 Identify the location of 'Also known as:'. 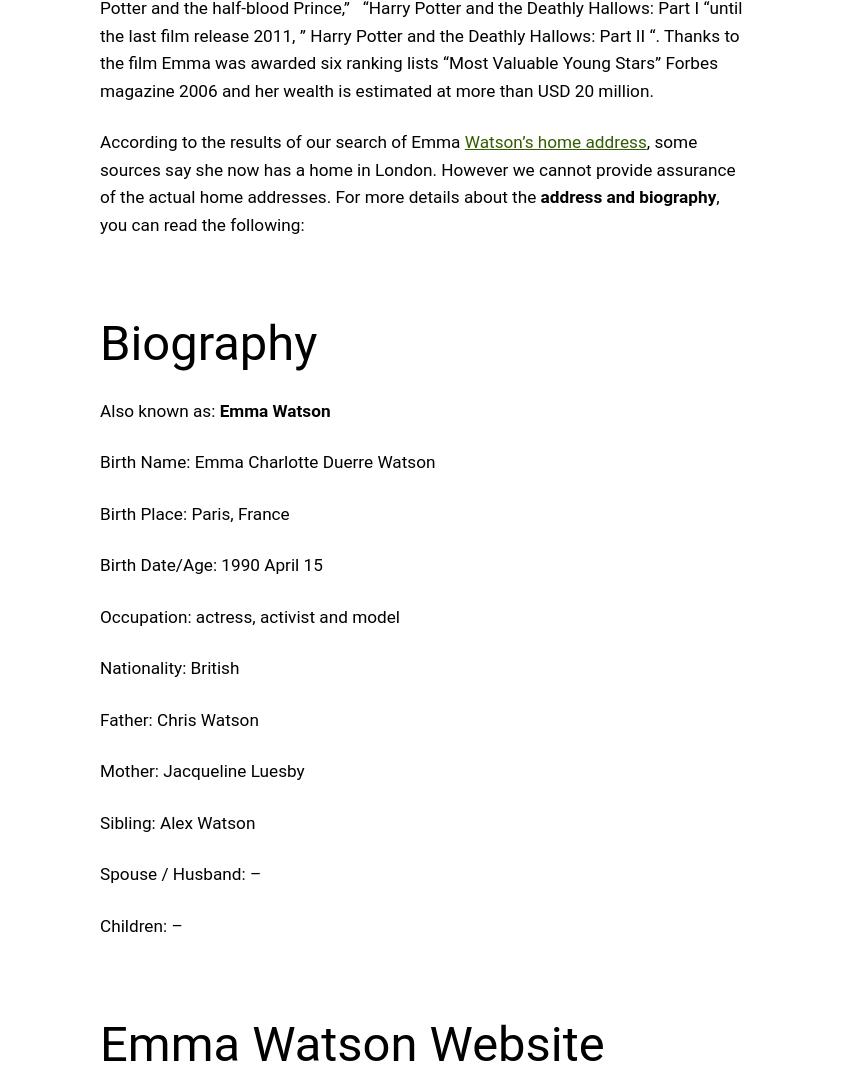
(159, 410).